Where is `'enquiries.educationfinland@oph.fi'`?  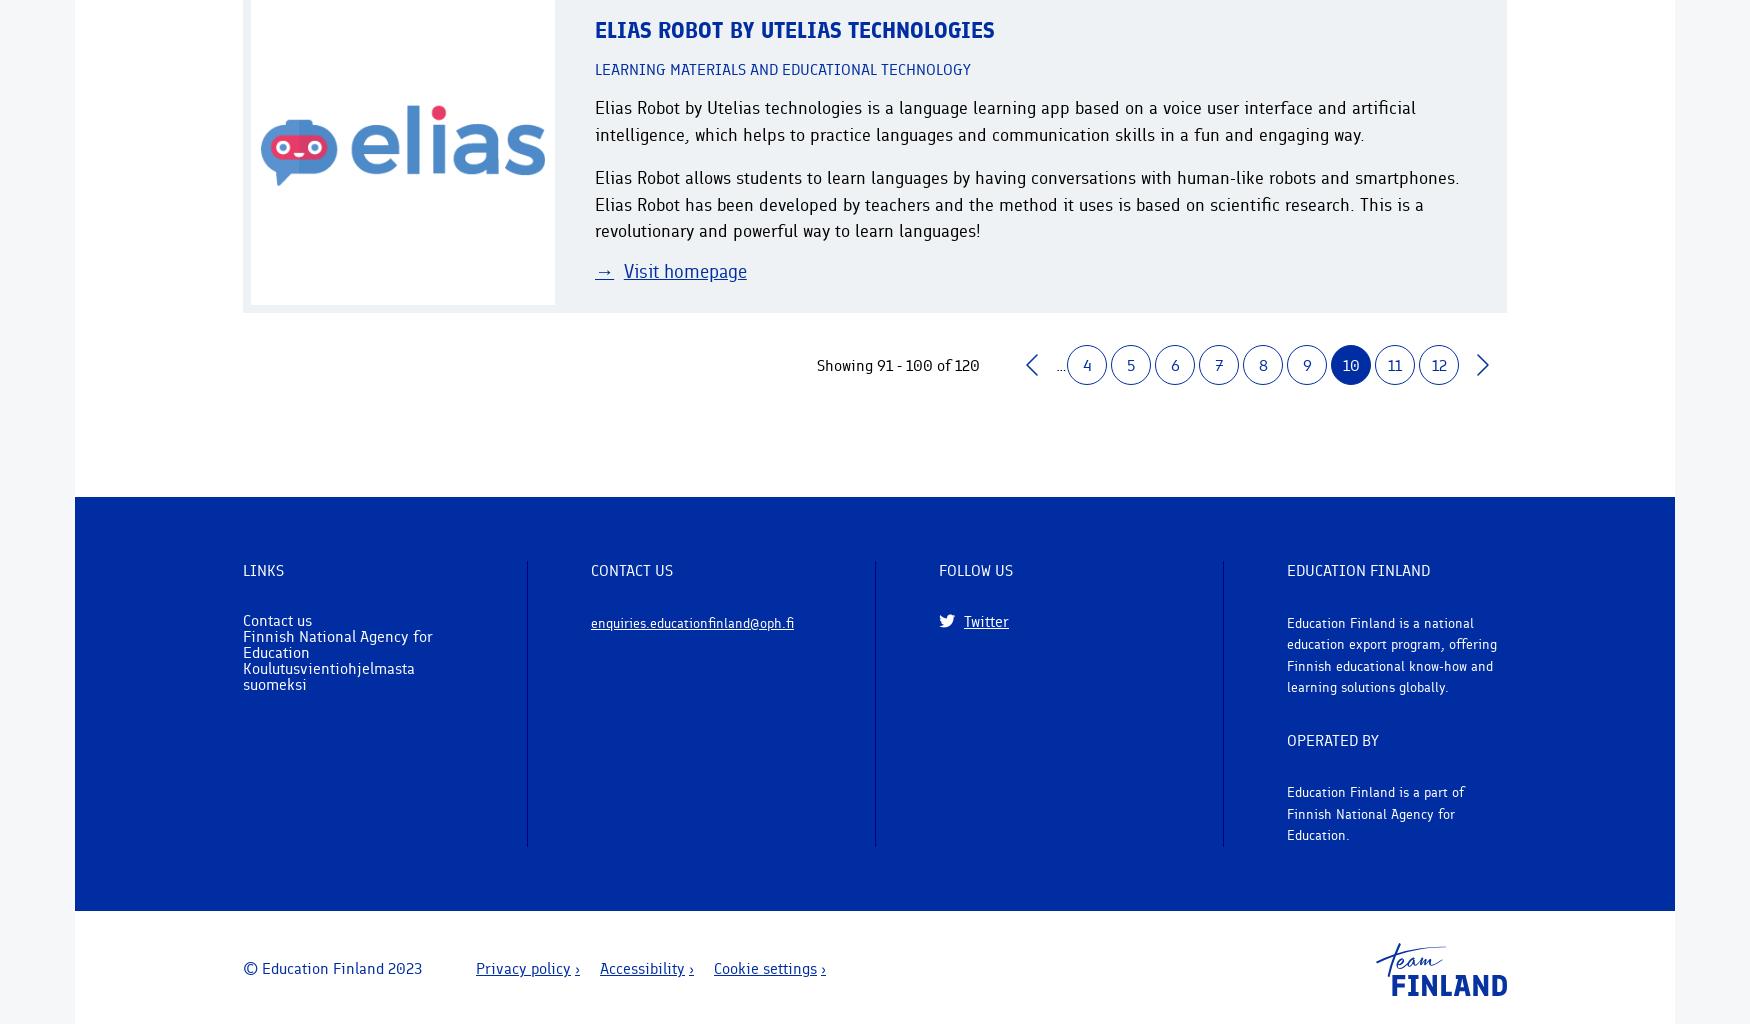 'enquiries.educationfinland@oph.fi' is located at coordinates (692, 621).